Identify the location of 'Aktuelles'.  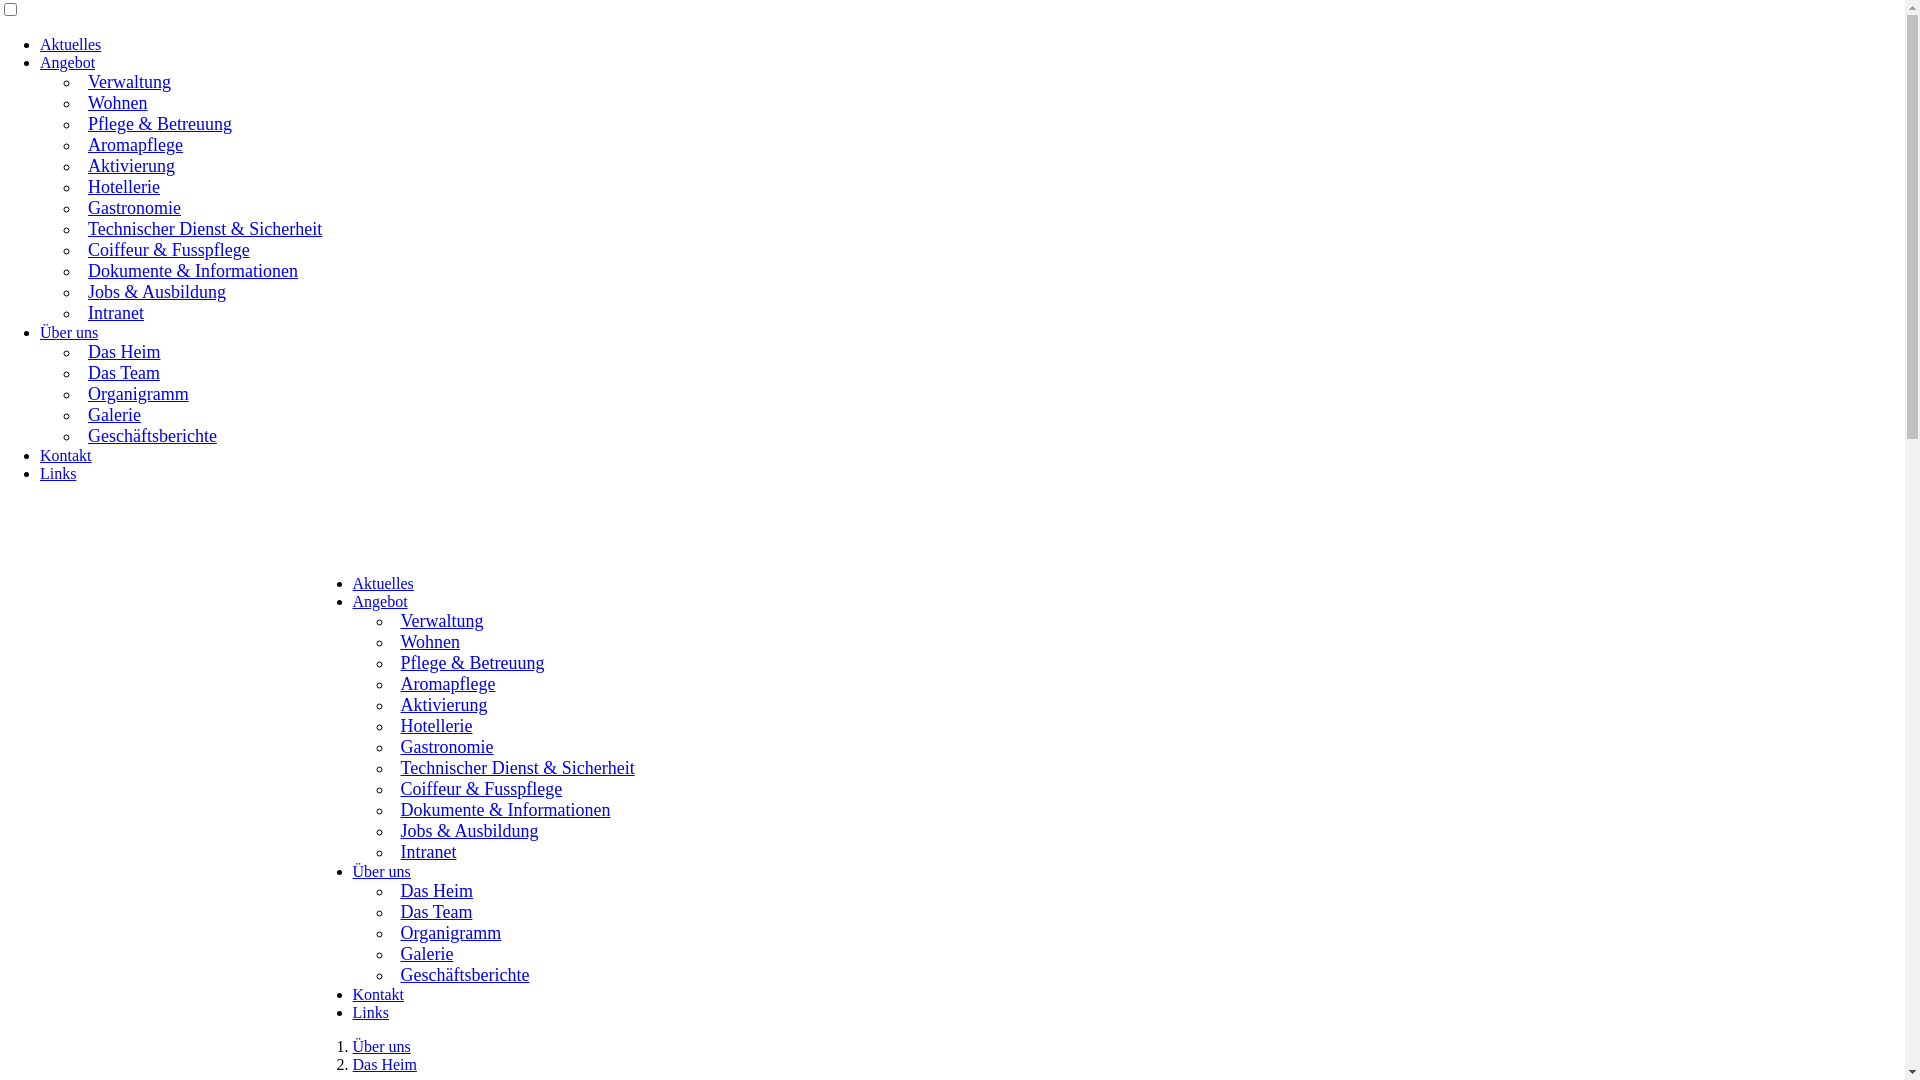
(382, 583).